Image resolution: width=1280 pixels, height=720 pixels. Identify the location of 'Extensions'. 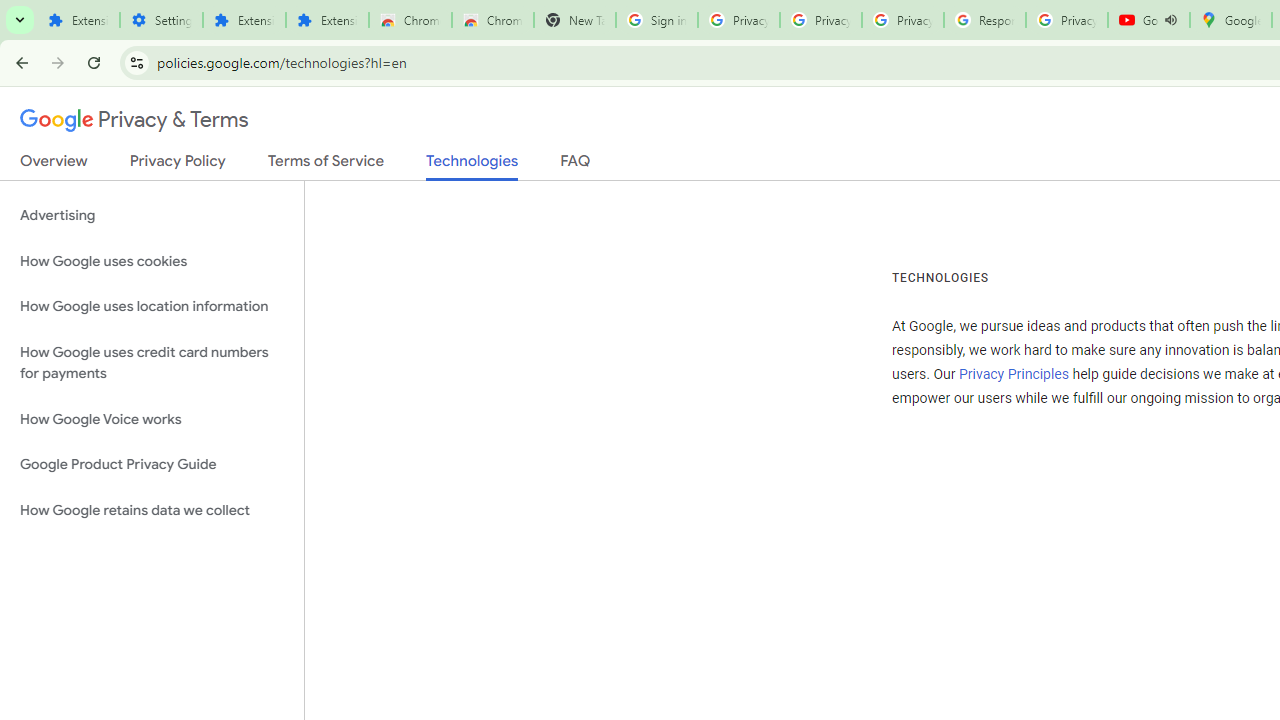
(327, 20).